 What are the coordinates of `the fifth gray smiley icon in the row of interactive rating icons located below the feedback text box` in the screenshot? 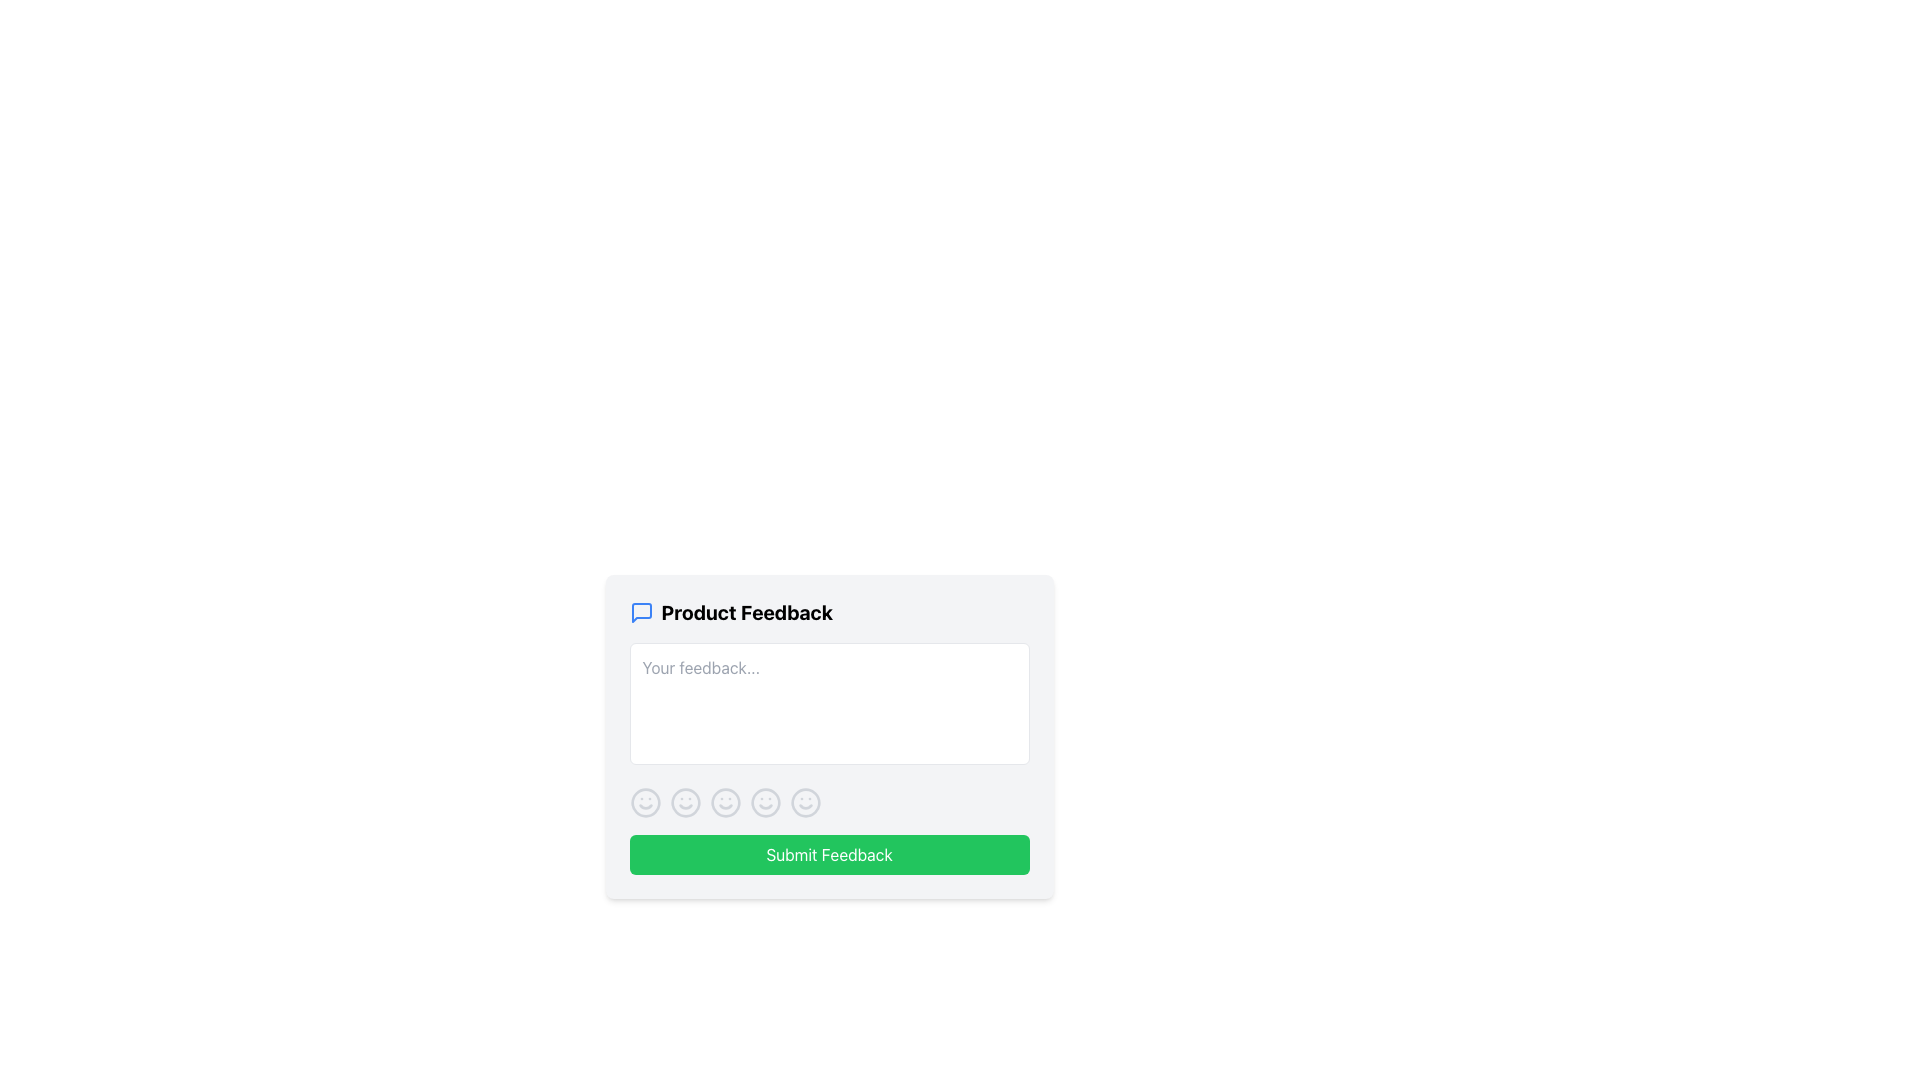 It's located at (805, 801).